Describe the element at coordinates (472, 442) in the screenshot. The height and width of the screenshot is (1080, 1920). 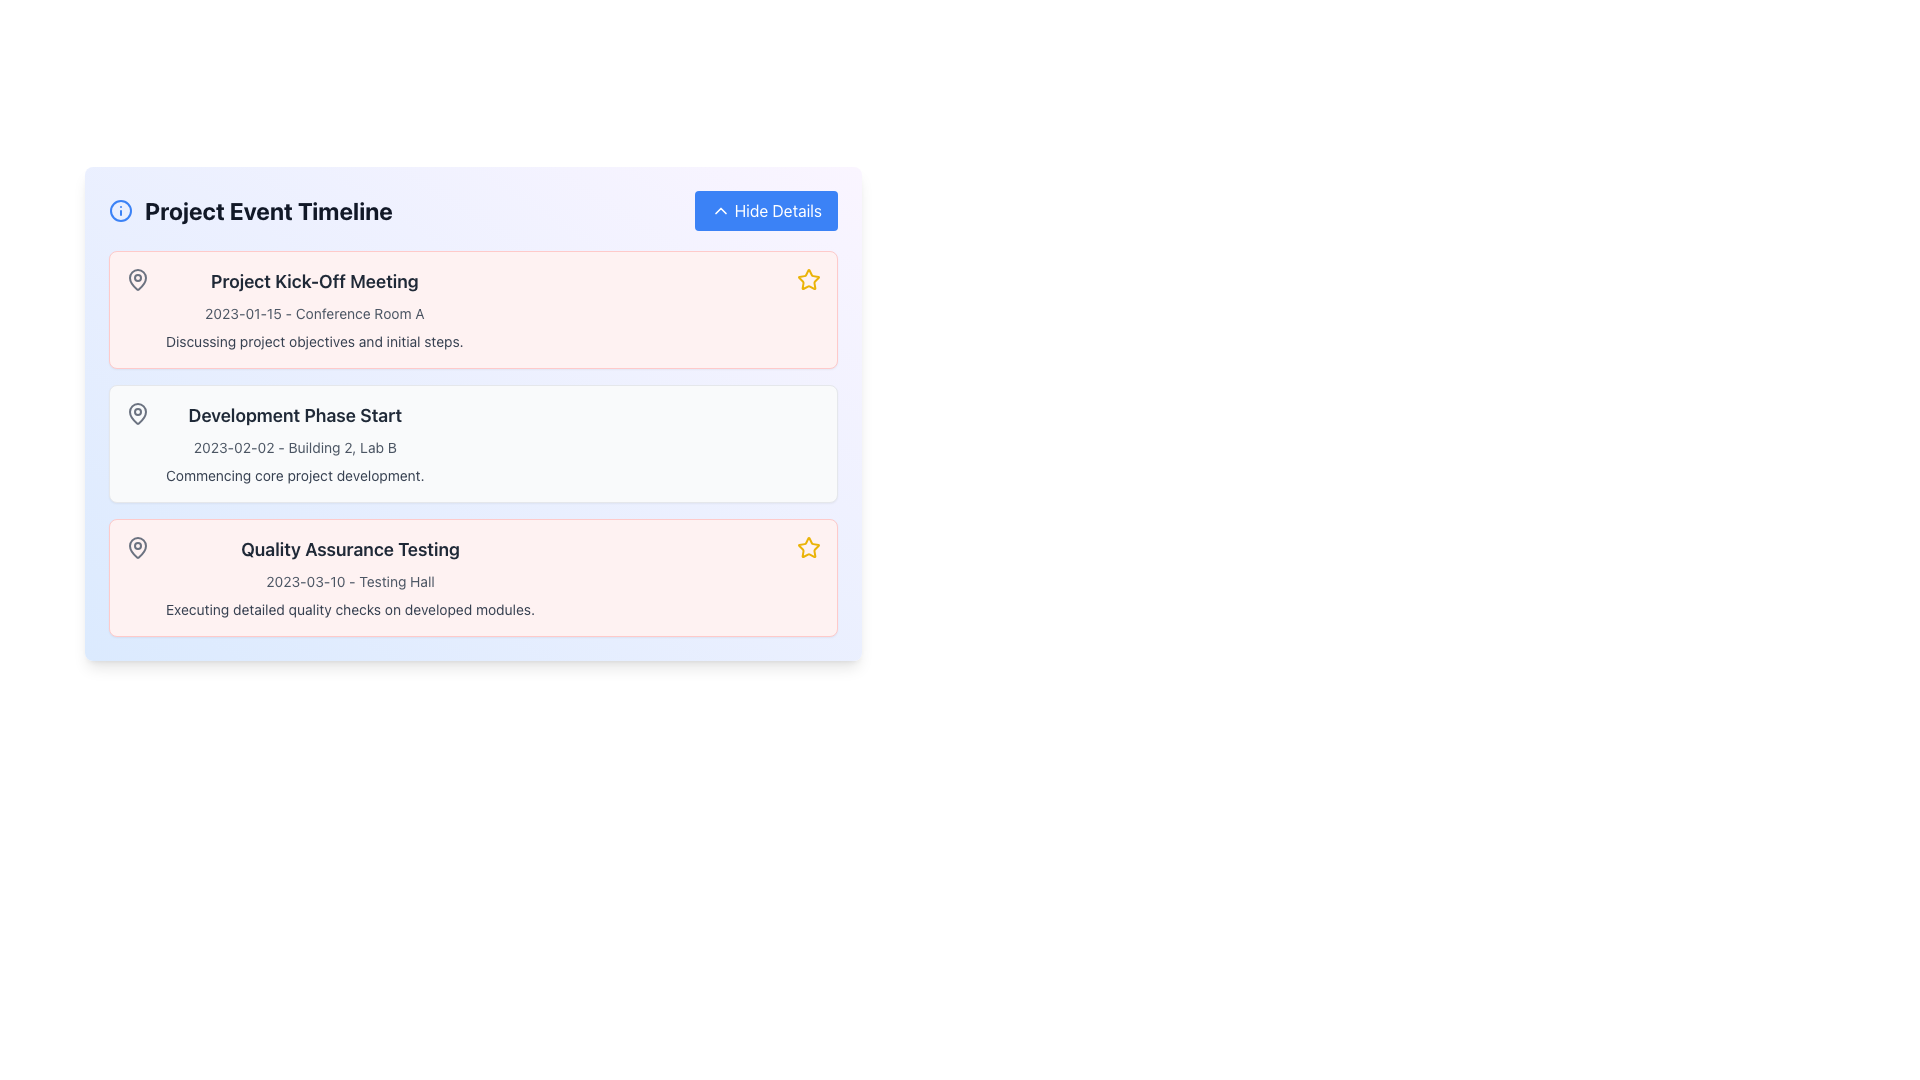
I see `the Information Card titled 'Development Phase Start' for more details, which is the second card in a vertical list of cards` at that location.